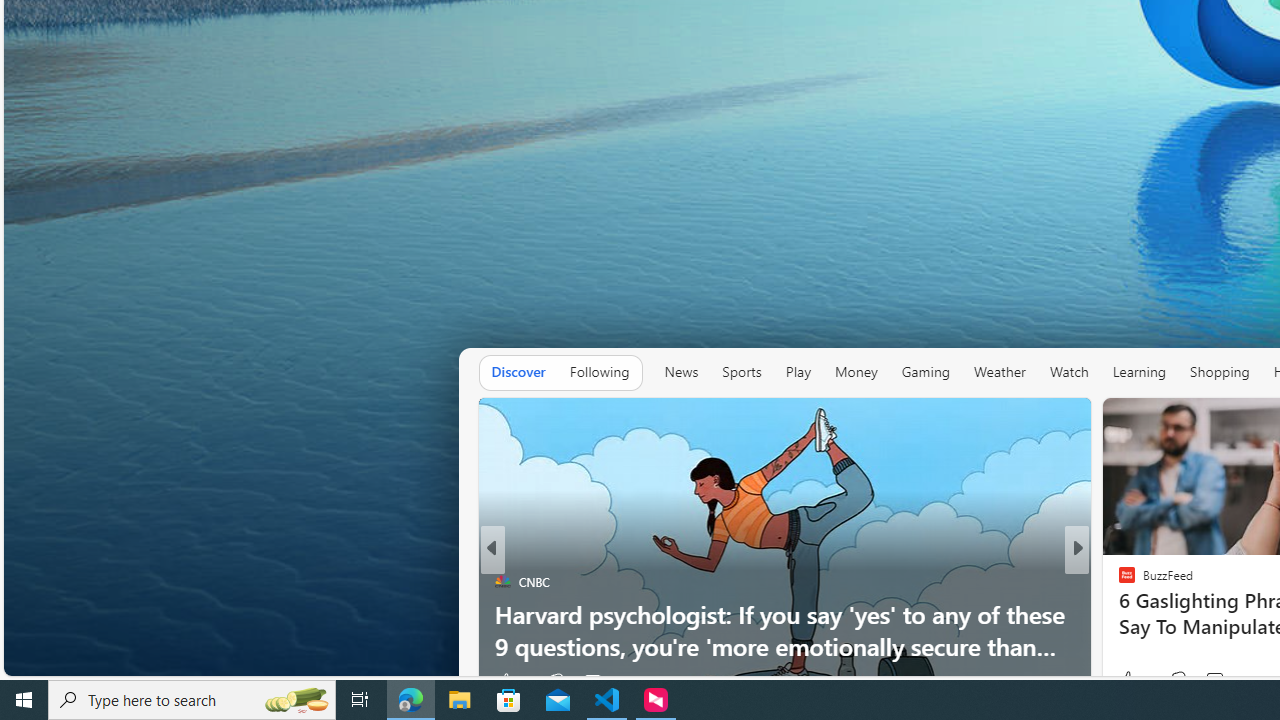 The image size is (1280, 720). What do you see at coordinates (1213, 679) in the screenshot?
I see `'View comments 139 Comment'` at bounding box center [1213, 679].